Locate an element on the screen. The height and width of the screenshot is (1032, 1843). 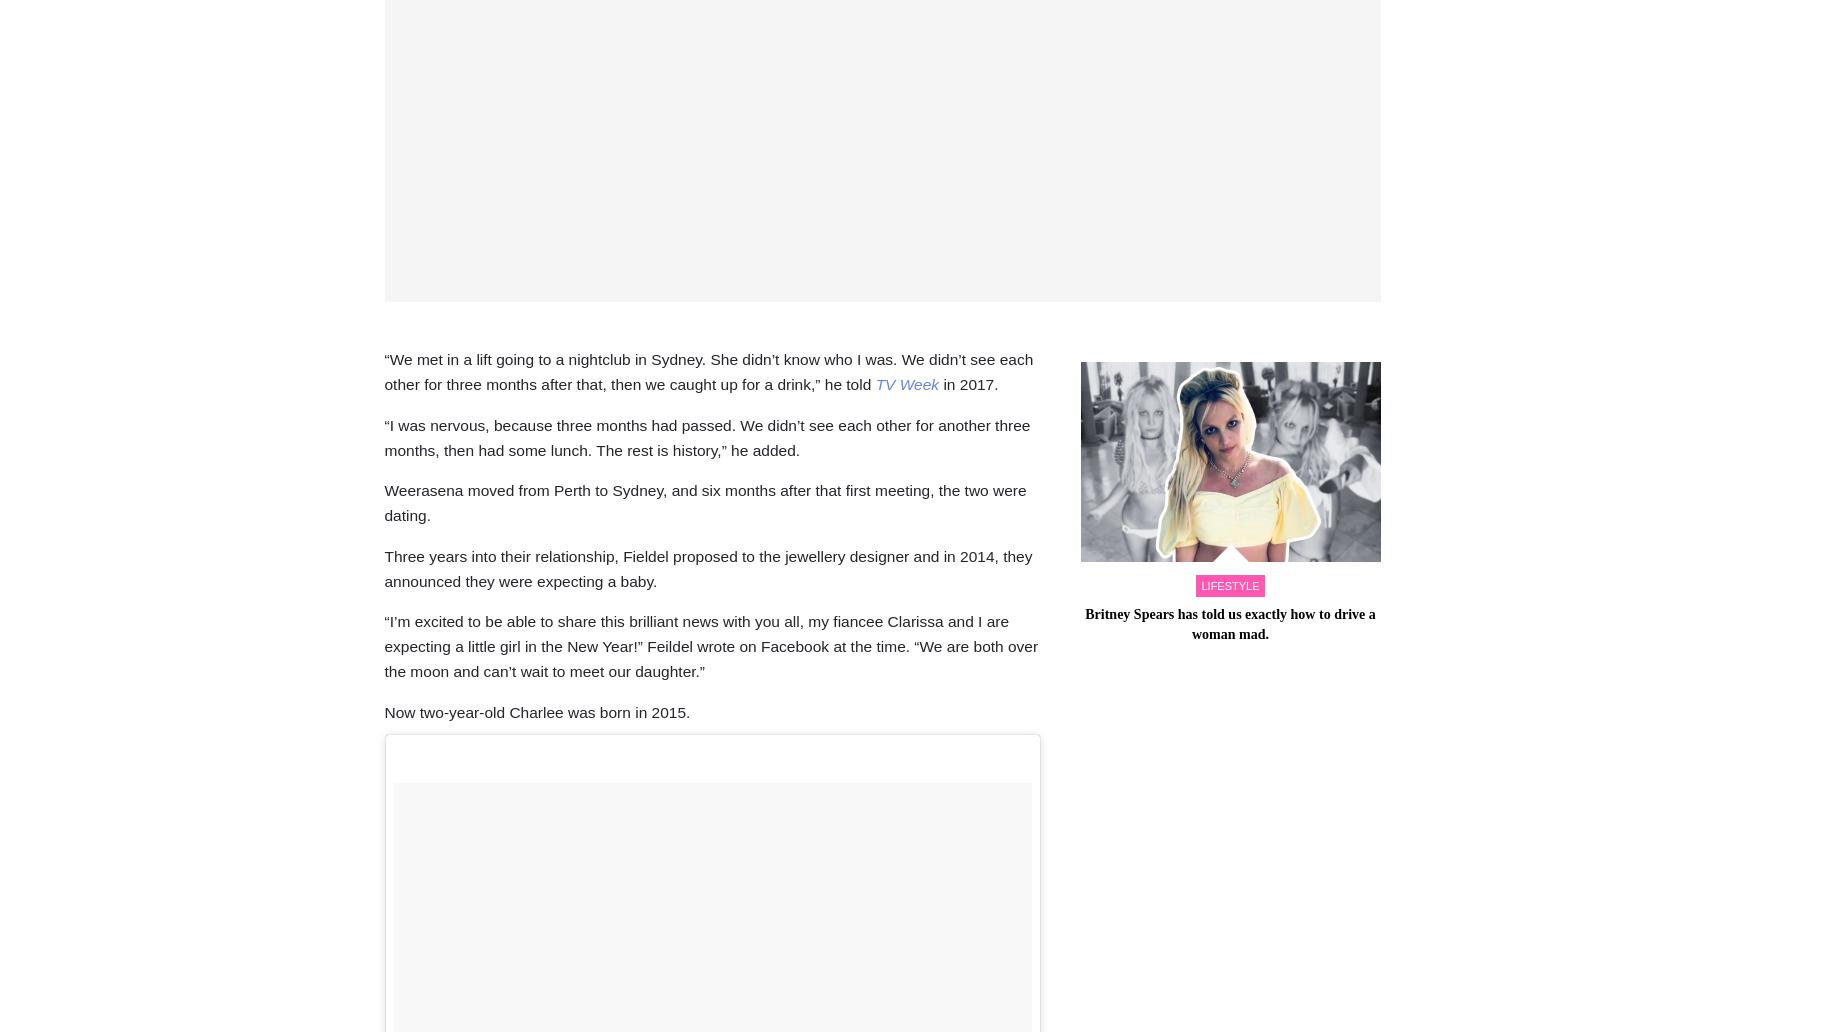
'“I’m excited to be able to share this brilliant news with you all, my fiancee Clarissa and I are expecting a little girl in the New Year!” Feildel wrote on Facebook at the time. “We are both over the moon and can’t wait to meet our daughter.”' is located at coordinates (710, 645).